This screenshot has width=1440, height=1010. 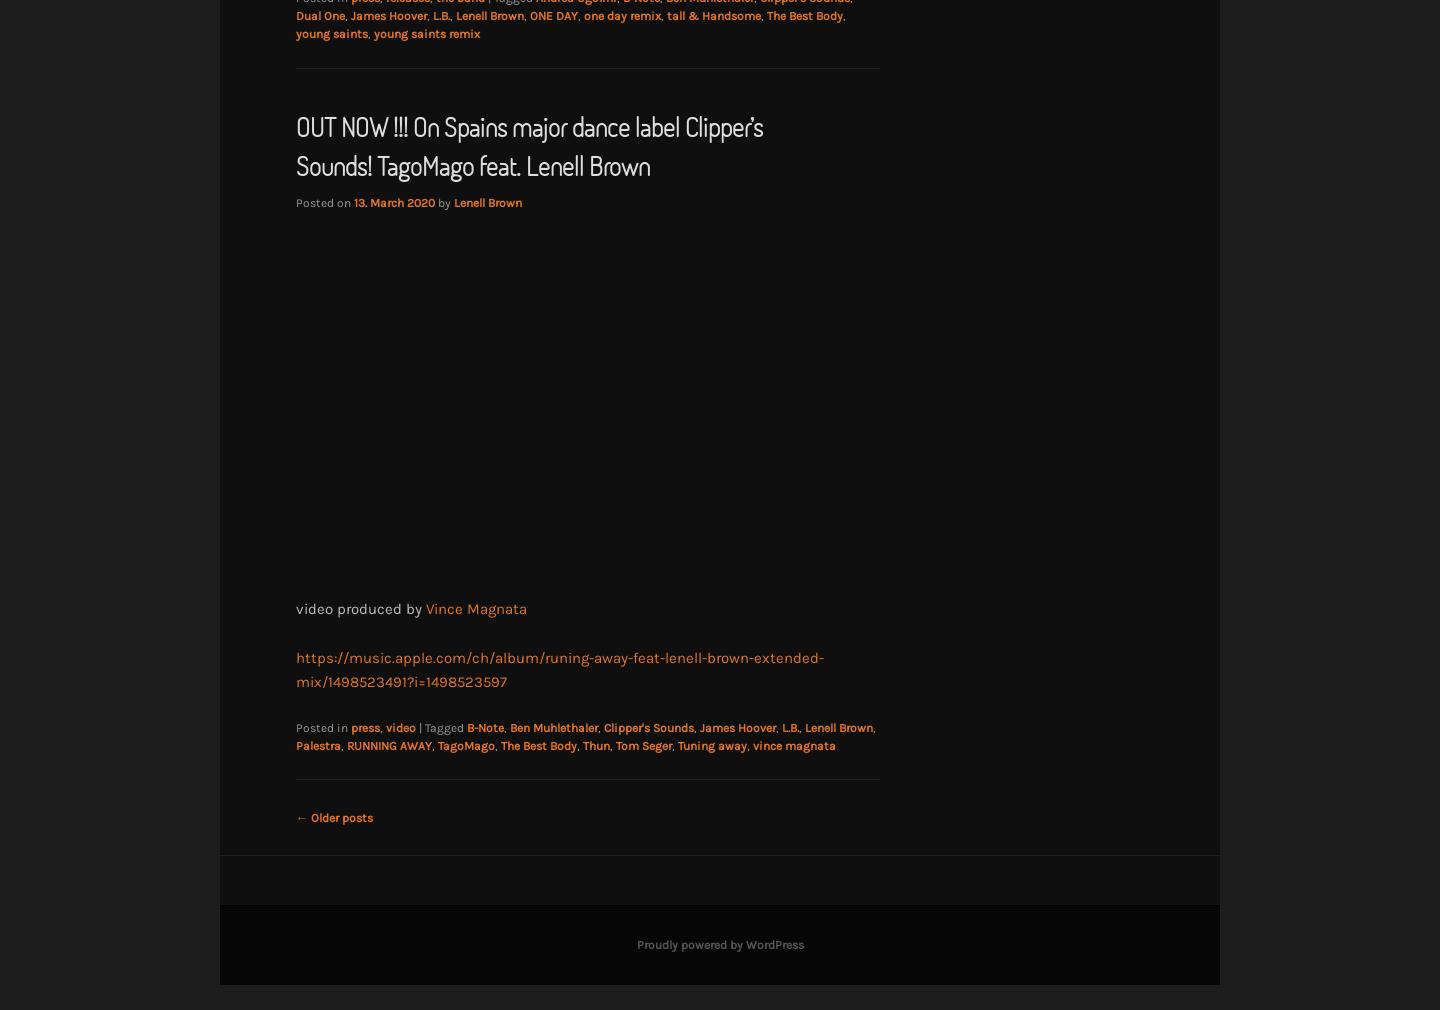 I want to click on 'vince magnata', so click(x=794, y=743).